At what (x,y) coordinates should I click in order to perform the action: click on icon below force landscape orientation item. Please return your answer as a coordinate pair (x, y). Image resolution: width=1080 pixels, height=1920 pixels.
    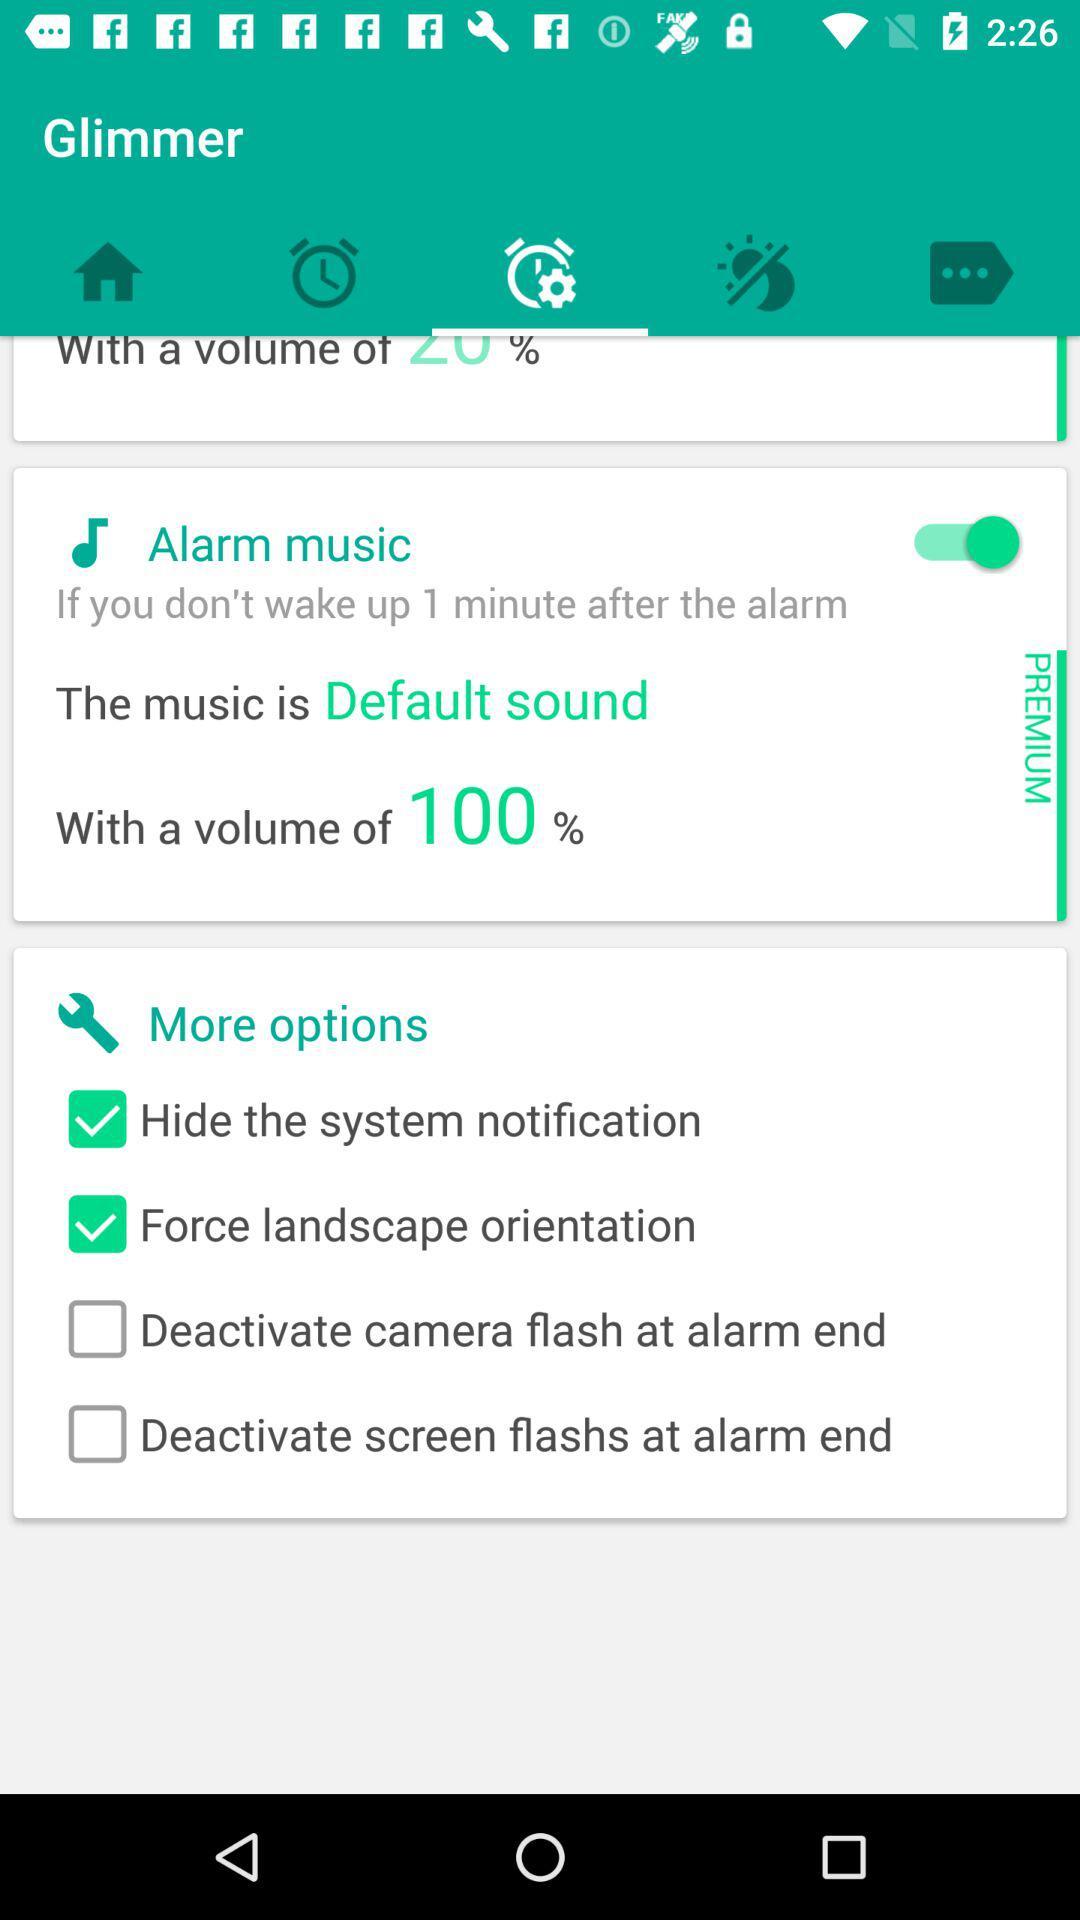
    Looking at the image, I should click on (540, 1329).